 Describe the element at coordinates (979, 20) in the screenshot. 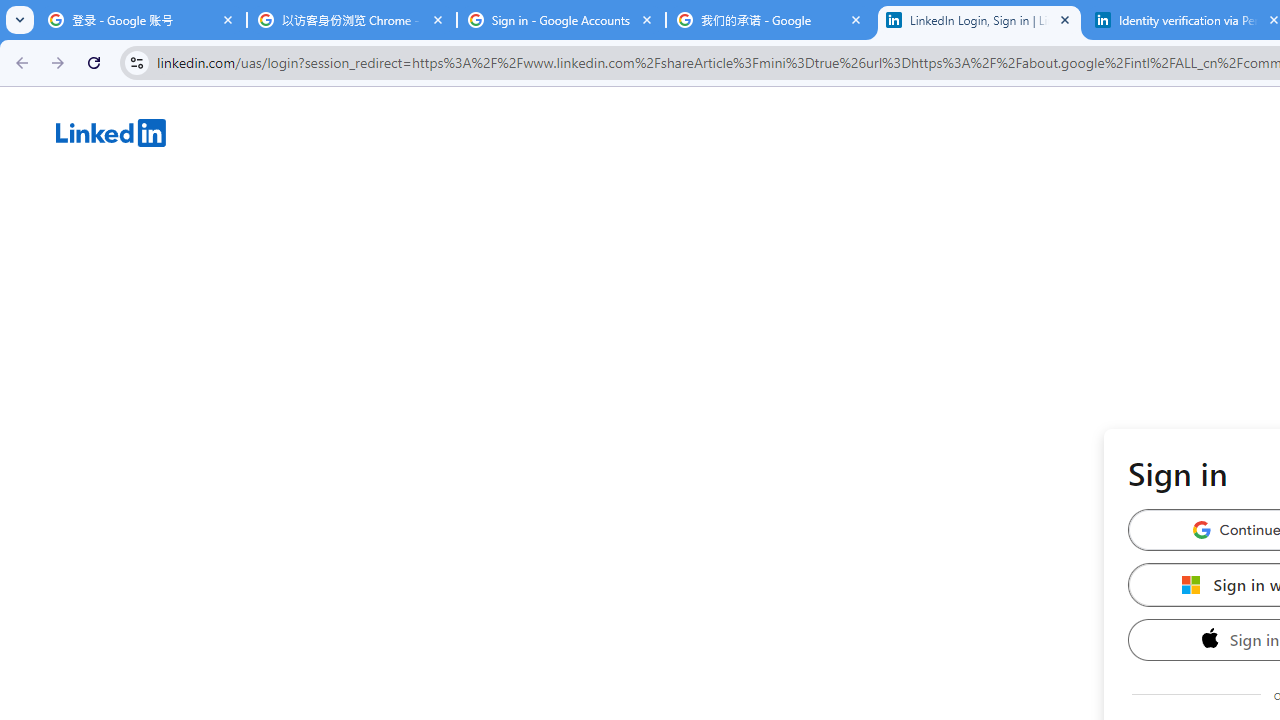

I see `'LinkedIn Login, Sign in | LinkedIn'` at that location.